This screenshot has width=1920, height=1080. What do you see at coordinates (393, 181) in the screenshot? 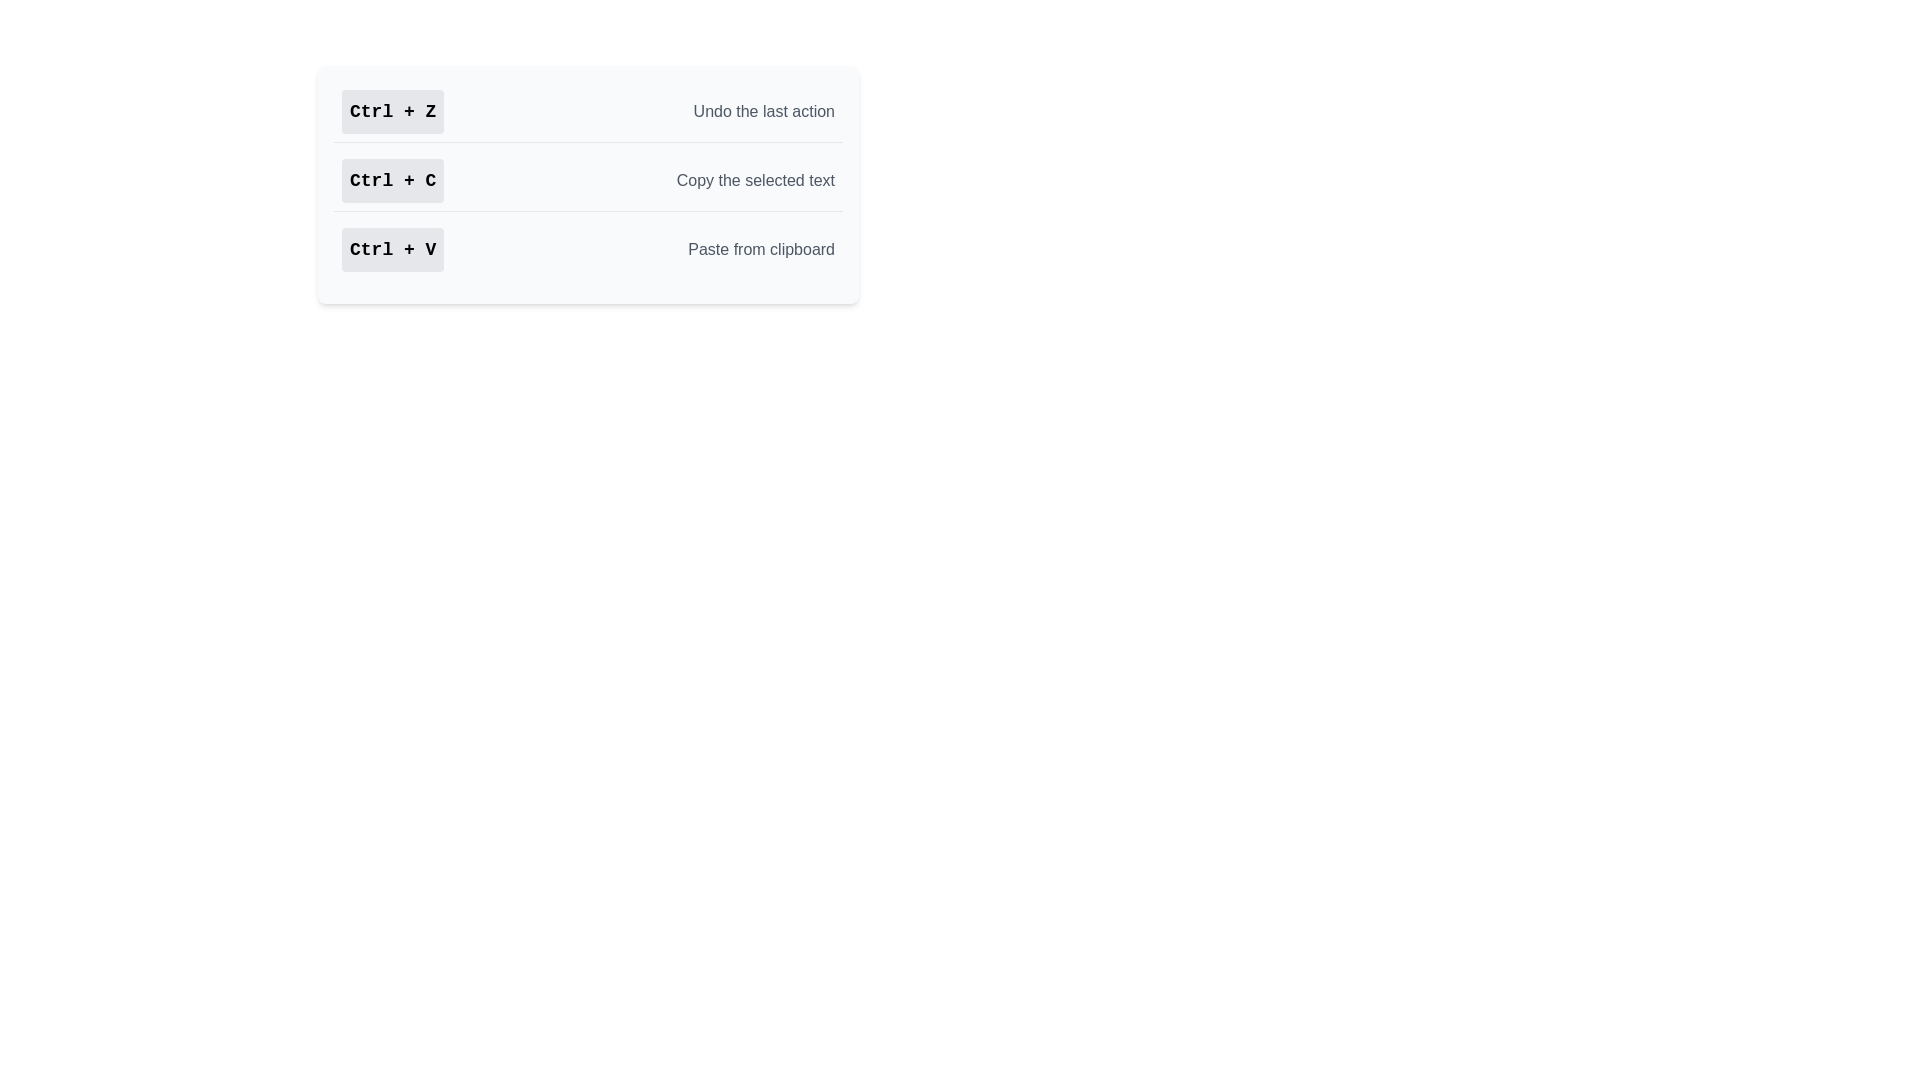
I see `the static informational label displaying the keyboard shortcut 'Ctrl + C', which indicates the operation of copying selected text` at bounding box center [393, 181].